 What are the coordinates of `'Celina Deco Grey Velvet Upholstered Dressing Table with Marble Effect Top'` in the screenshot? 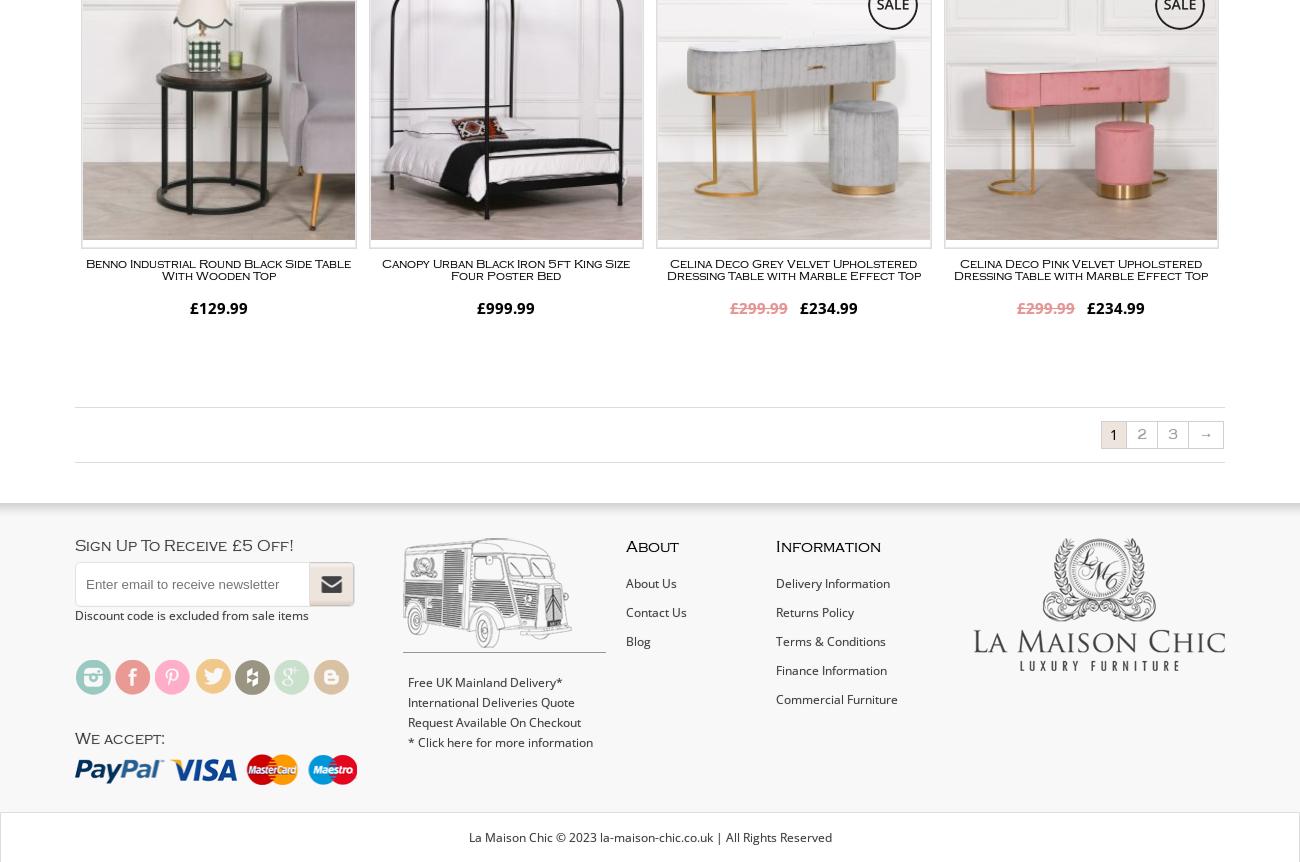 It's located at (792, 268).